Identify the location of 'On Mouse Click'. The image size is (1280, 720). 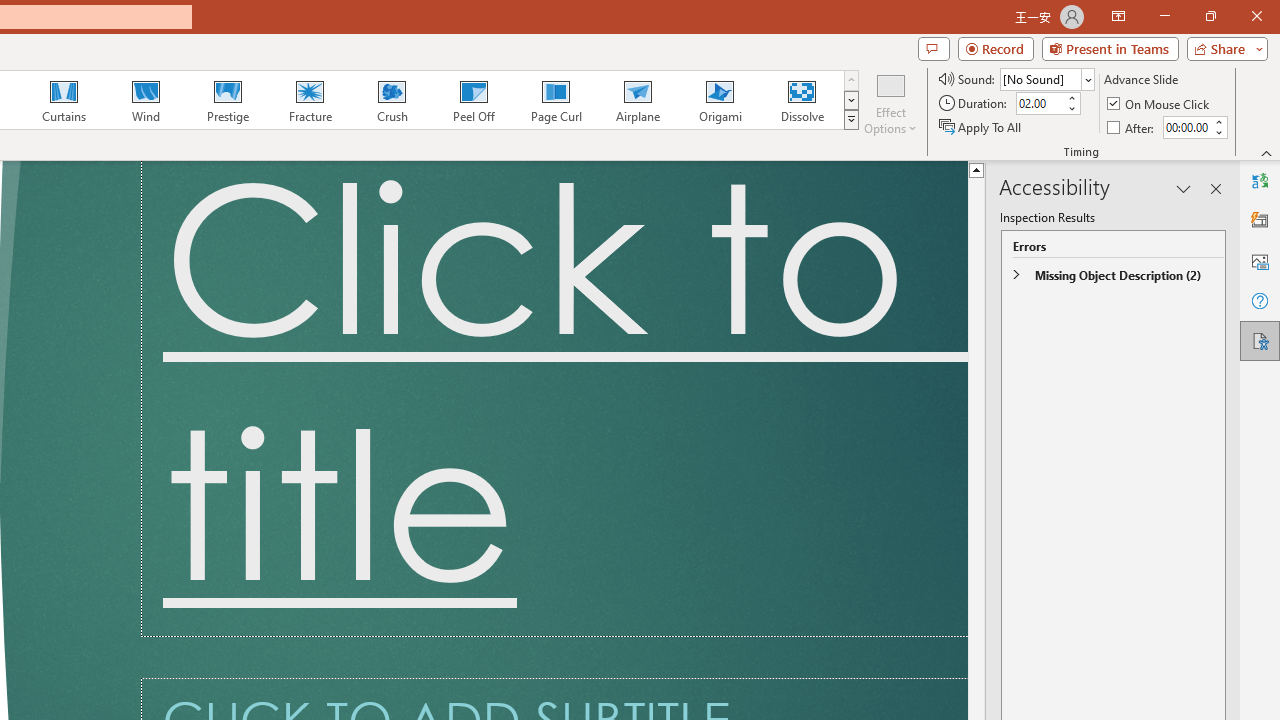
(1159, 103).